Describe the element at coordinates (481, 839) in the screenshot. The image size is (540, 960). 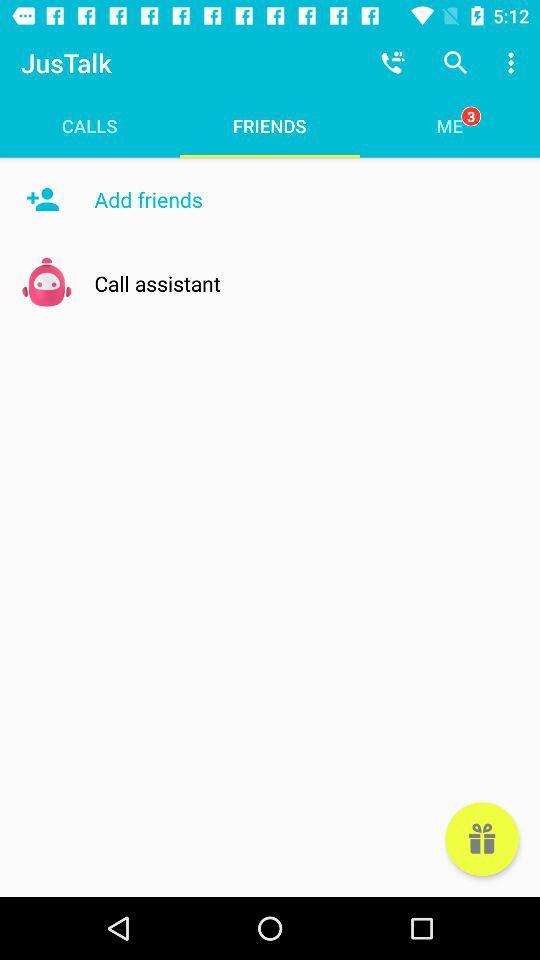
I see `gifts/rewards` at that location.